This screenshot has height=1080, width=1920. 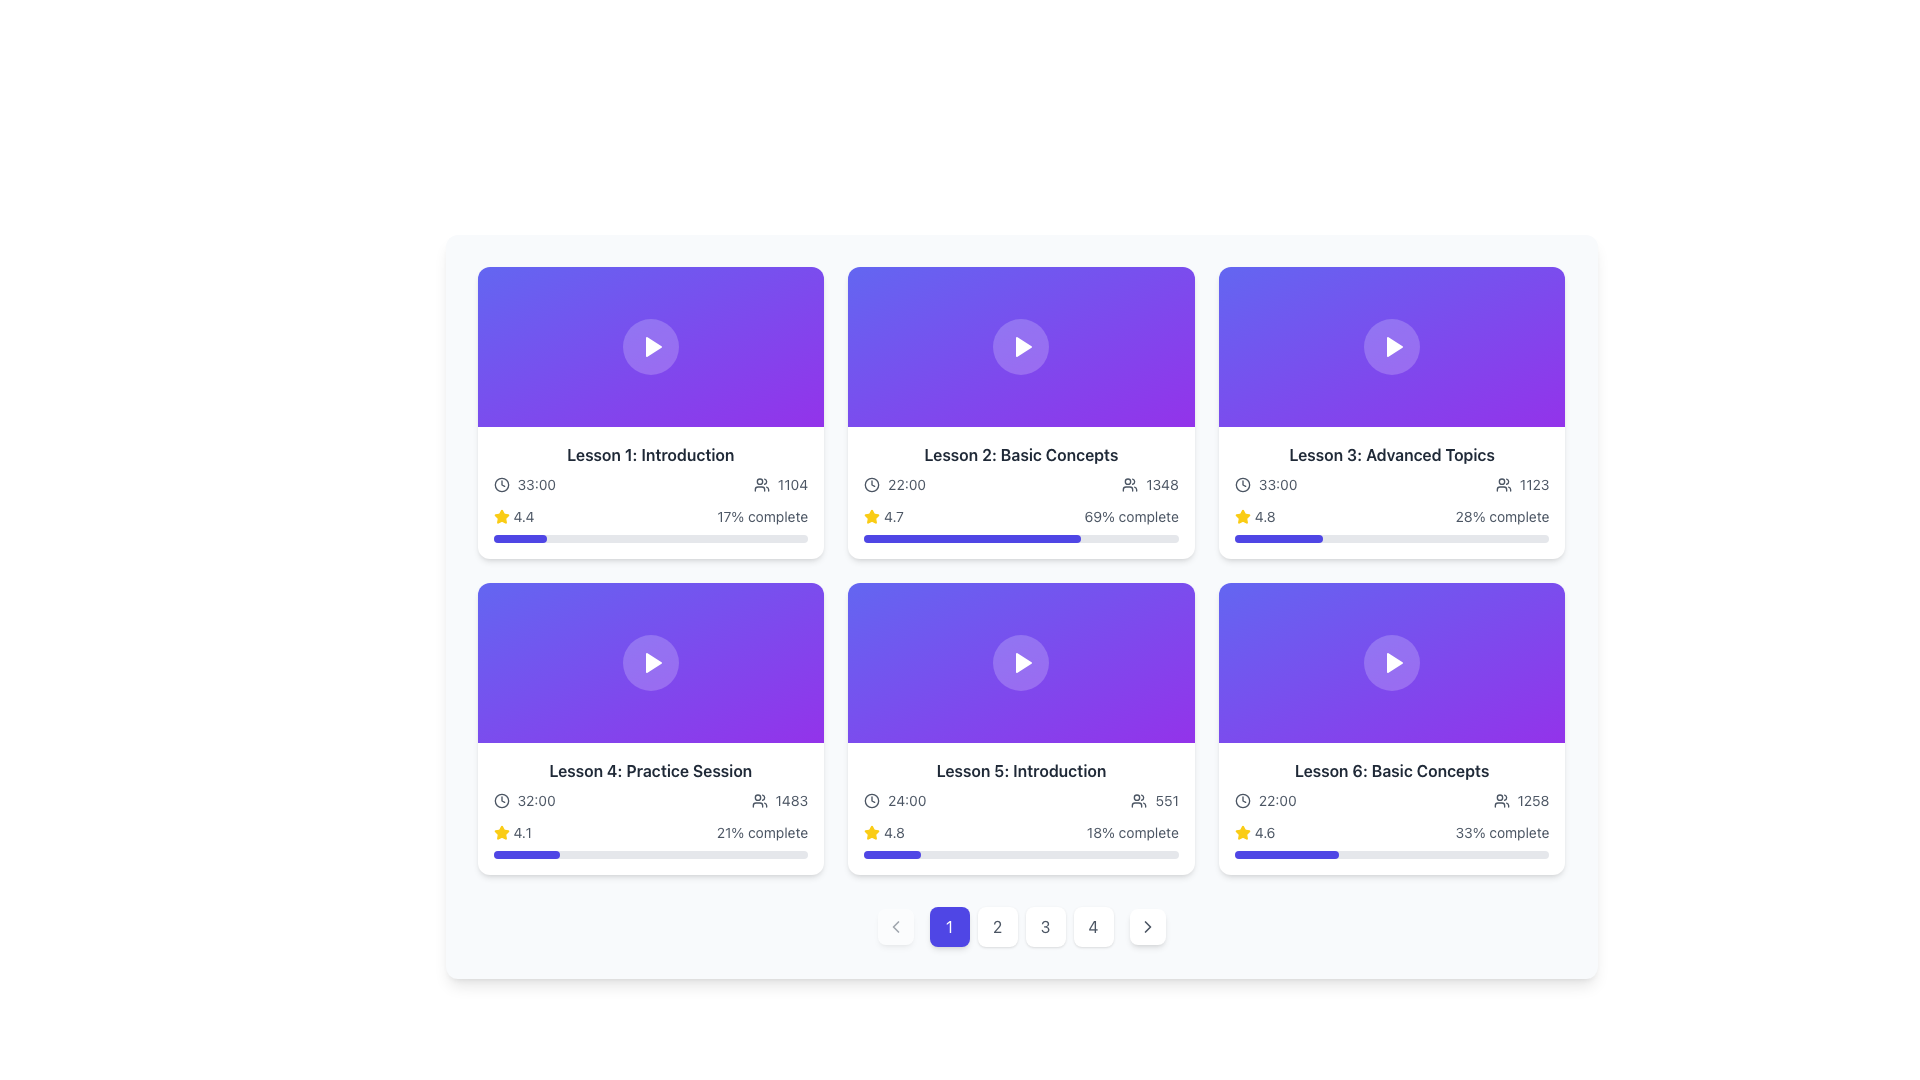 I want to click on the static text label displaying 'Lesson 3: Advanced Topics' in the top-right corner of the lessons grid, so click(x=1391, y=455).